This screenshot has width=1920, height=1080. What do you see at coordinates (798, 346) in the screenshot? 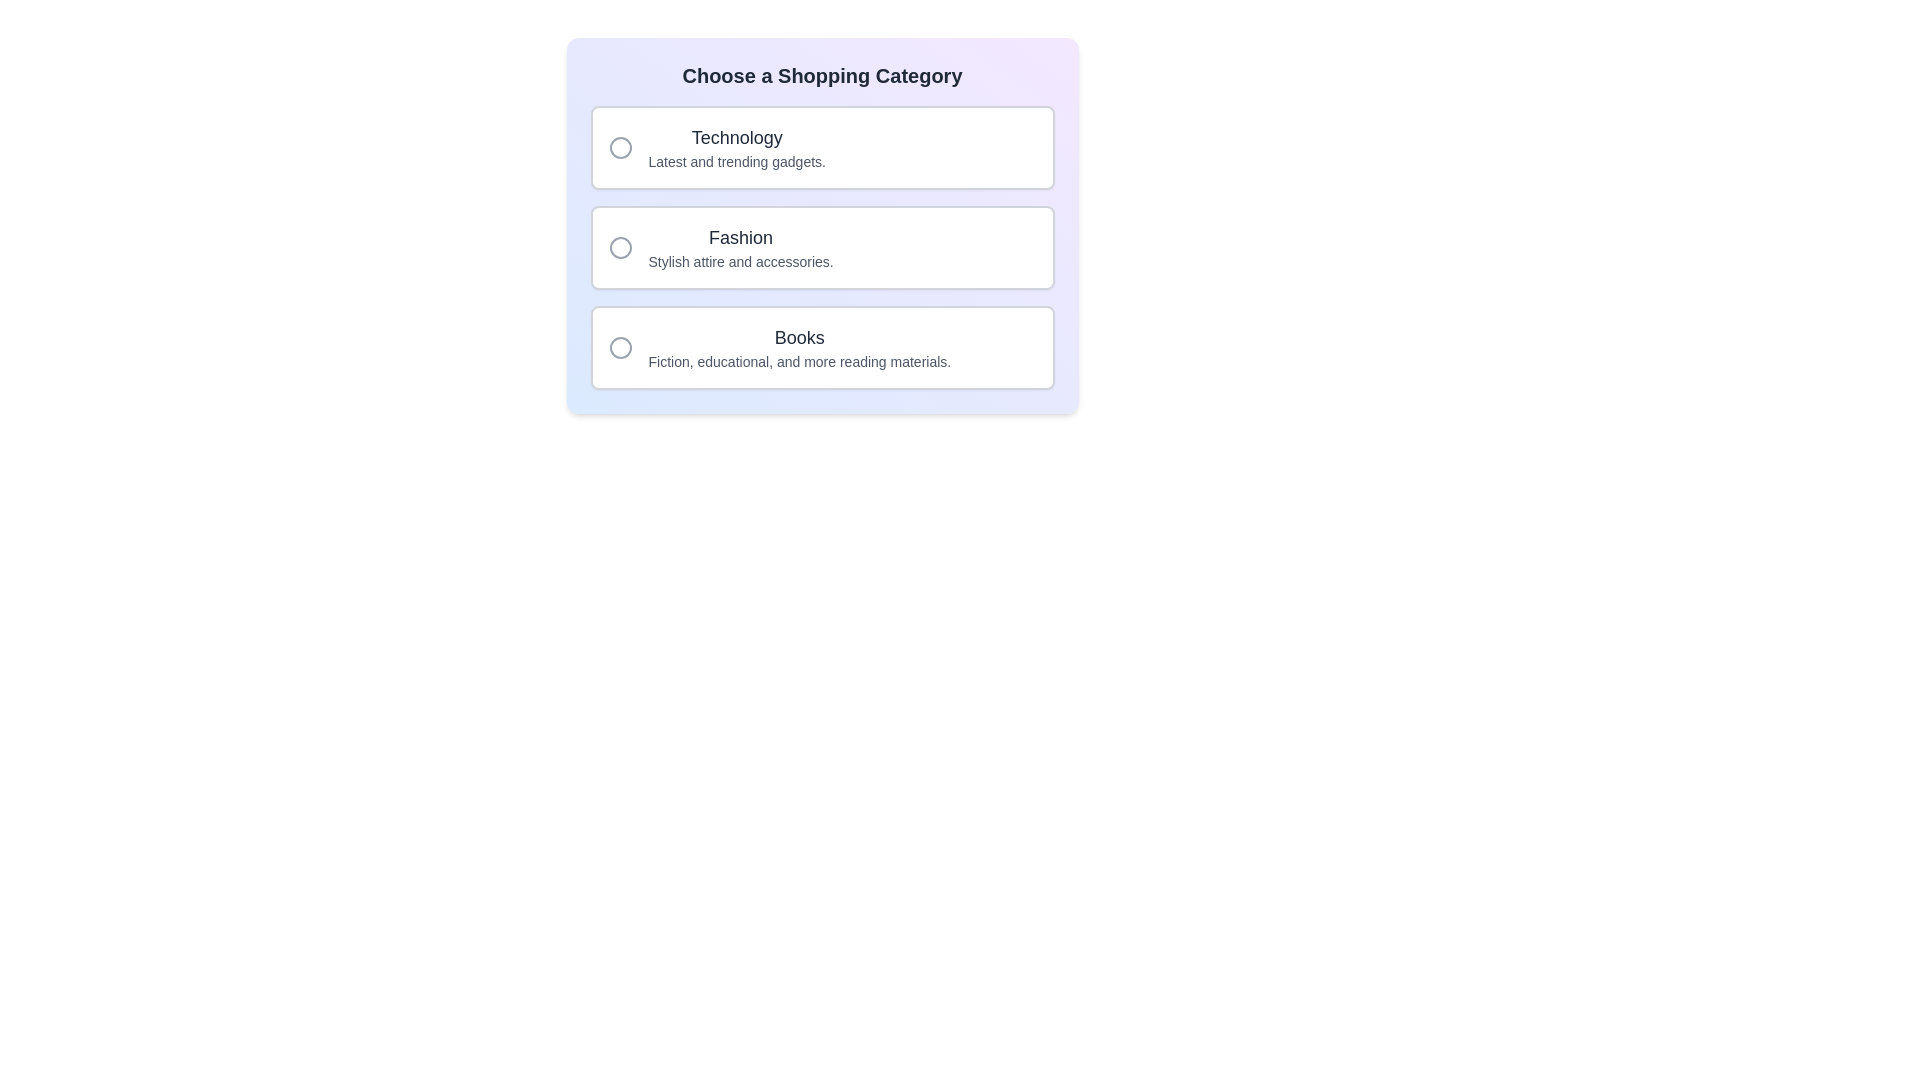
I see `text information from the 'Books' text block located in the 'Choose a Shopping Category' section, which has a bold title and a description beneath it` at bounding box center [798, 346].